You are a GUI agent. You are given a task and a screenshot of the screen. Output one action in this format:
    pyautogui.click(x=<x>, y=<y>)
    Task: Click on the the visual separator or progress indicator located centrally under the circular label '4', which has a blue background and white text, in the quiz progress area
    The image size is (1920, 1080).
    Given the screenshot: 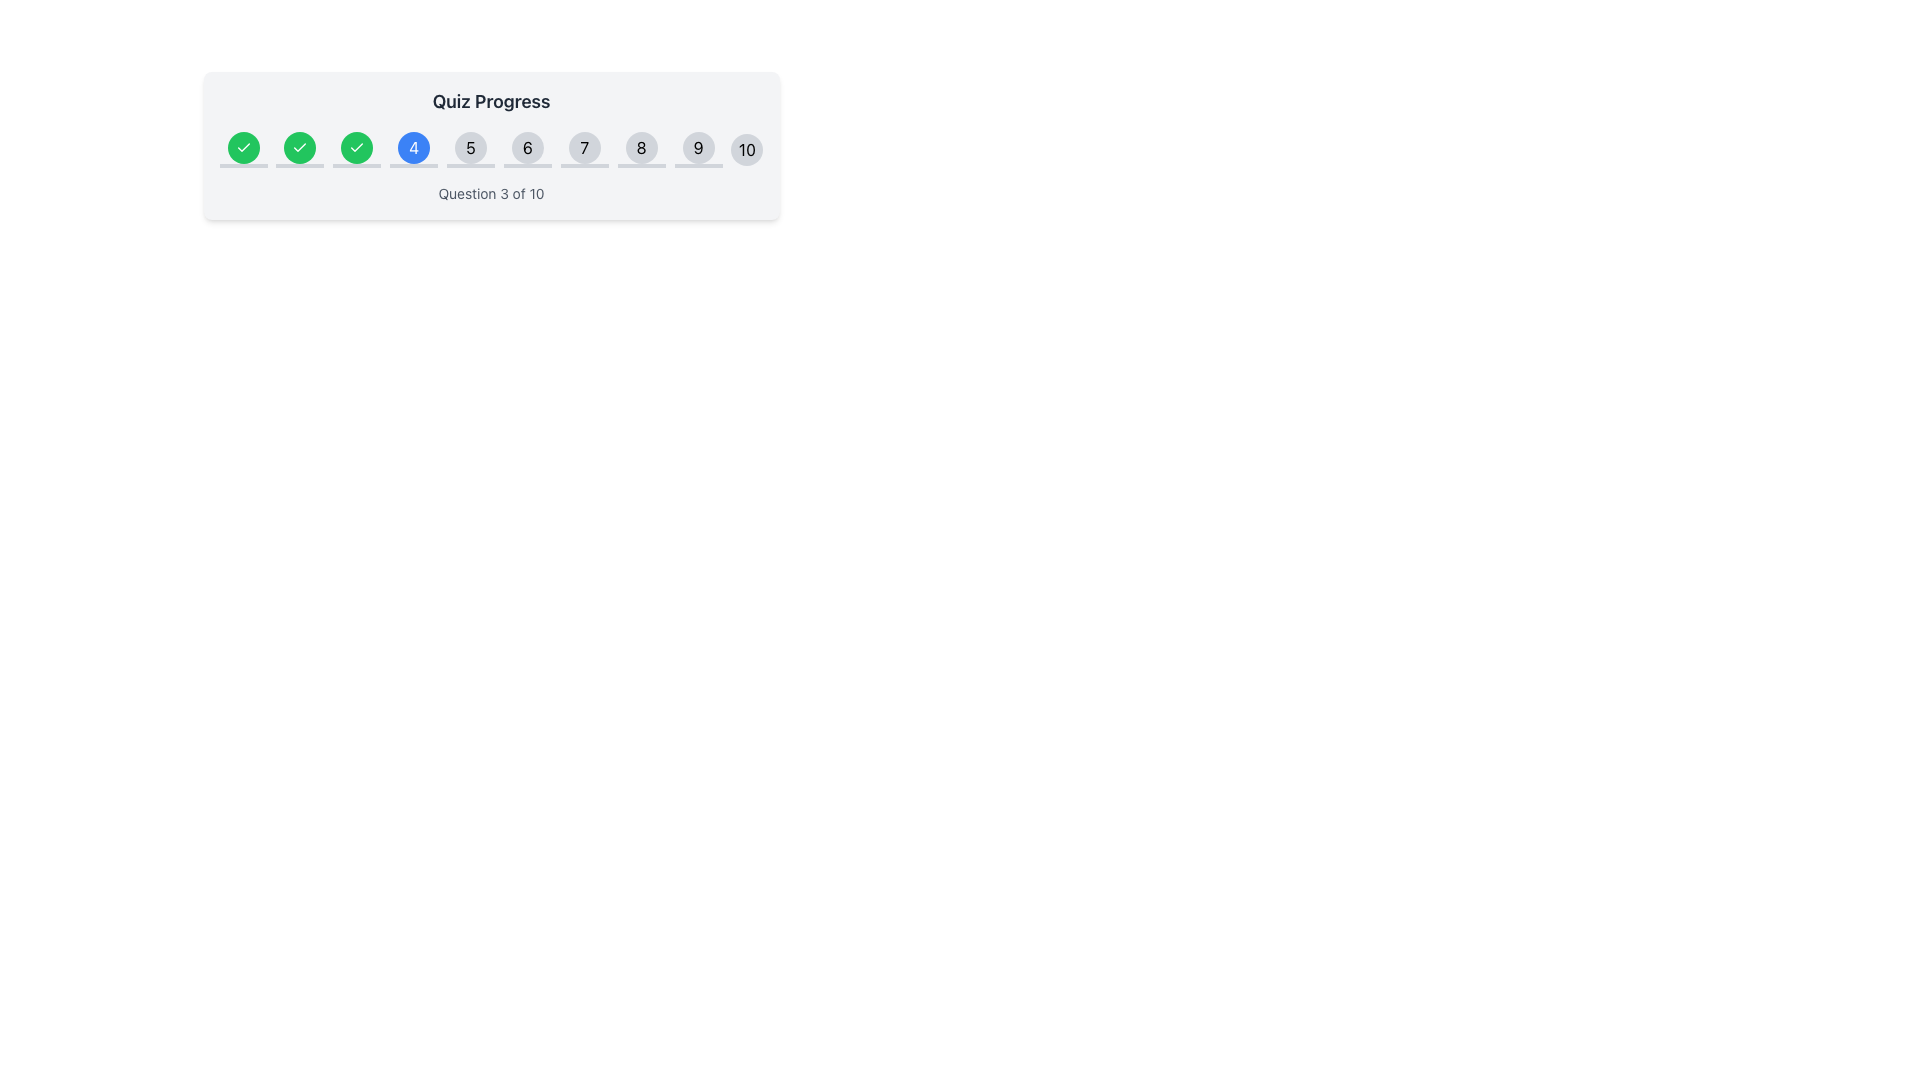 What is the action you would take?
    pyautogui.click(x=413, y=164)
    